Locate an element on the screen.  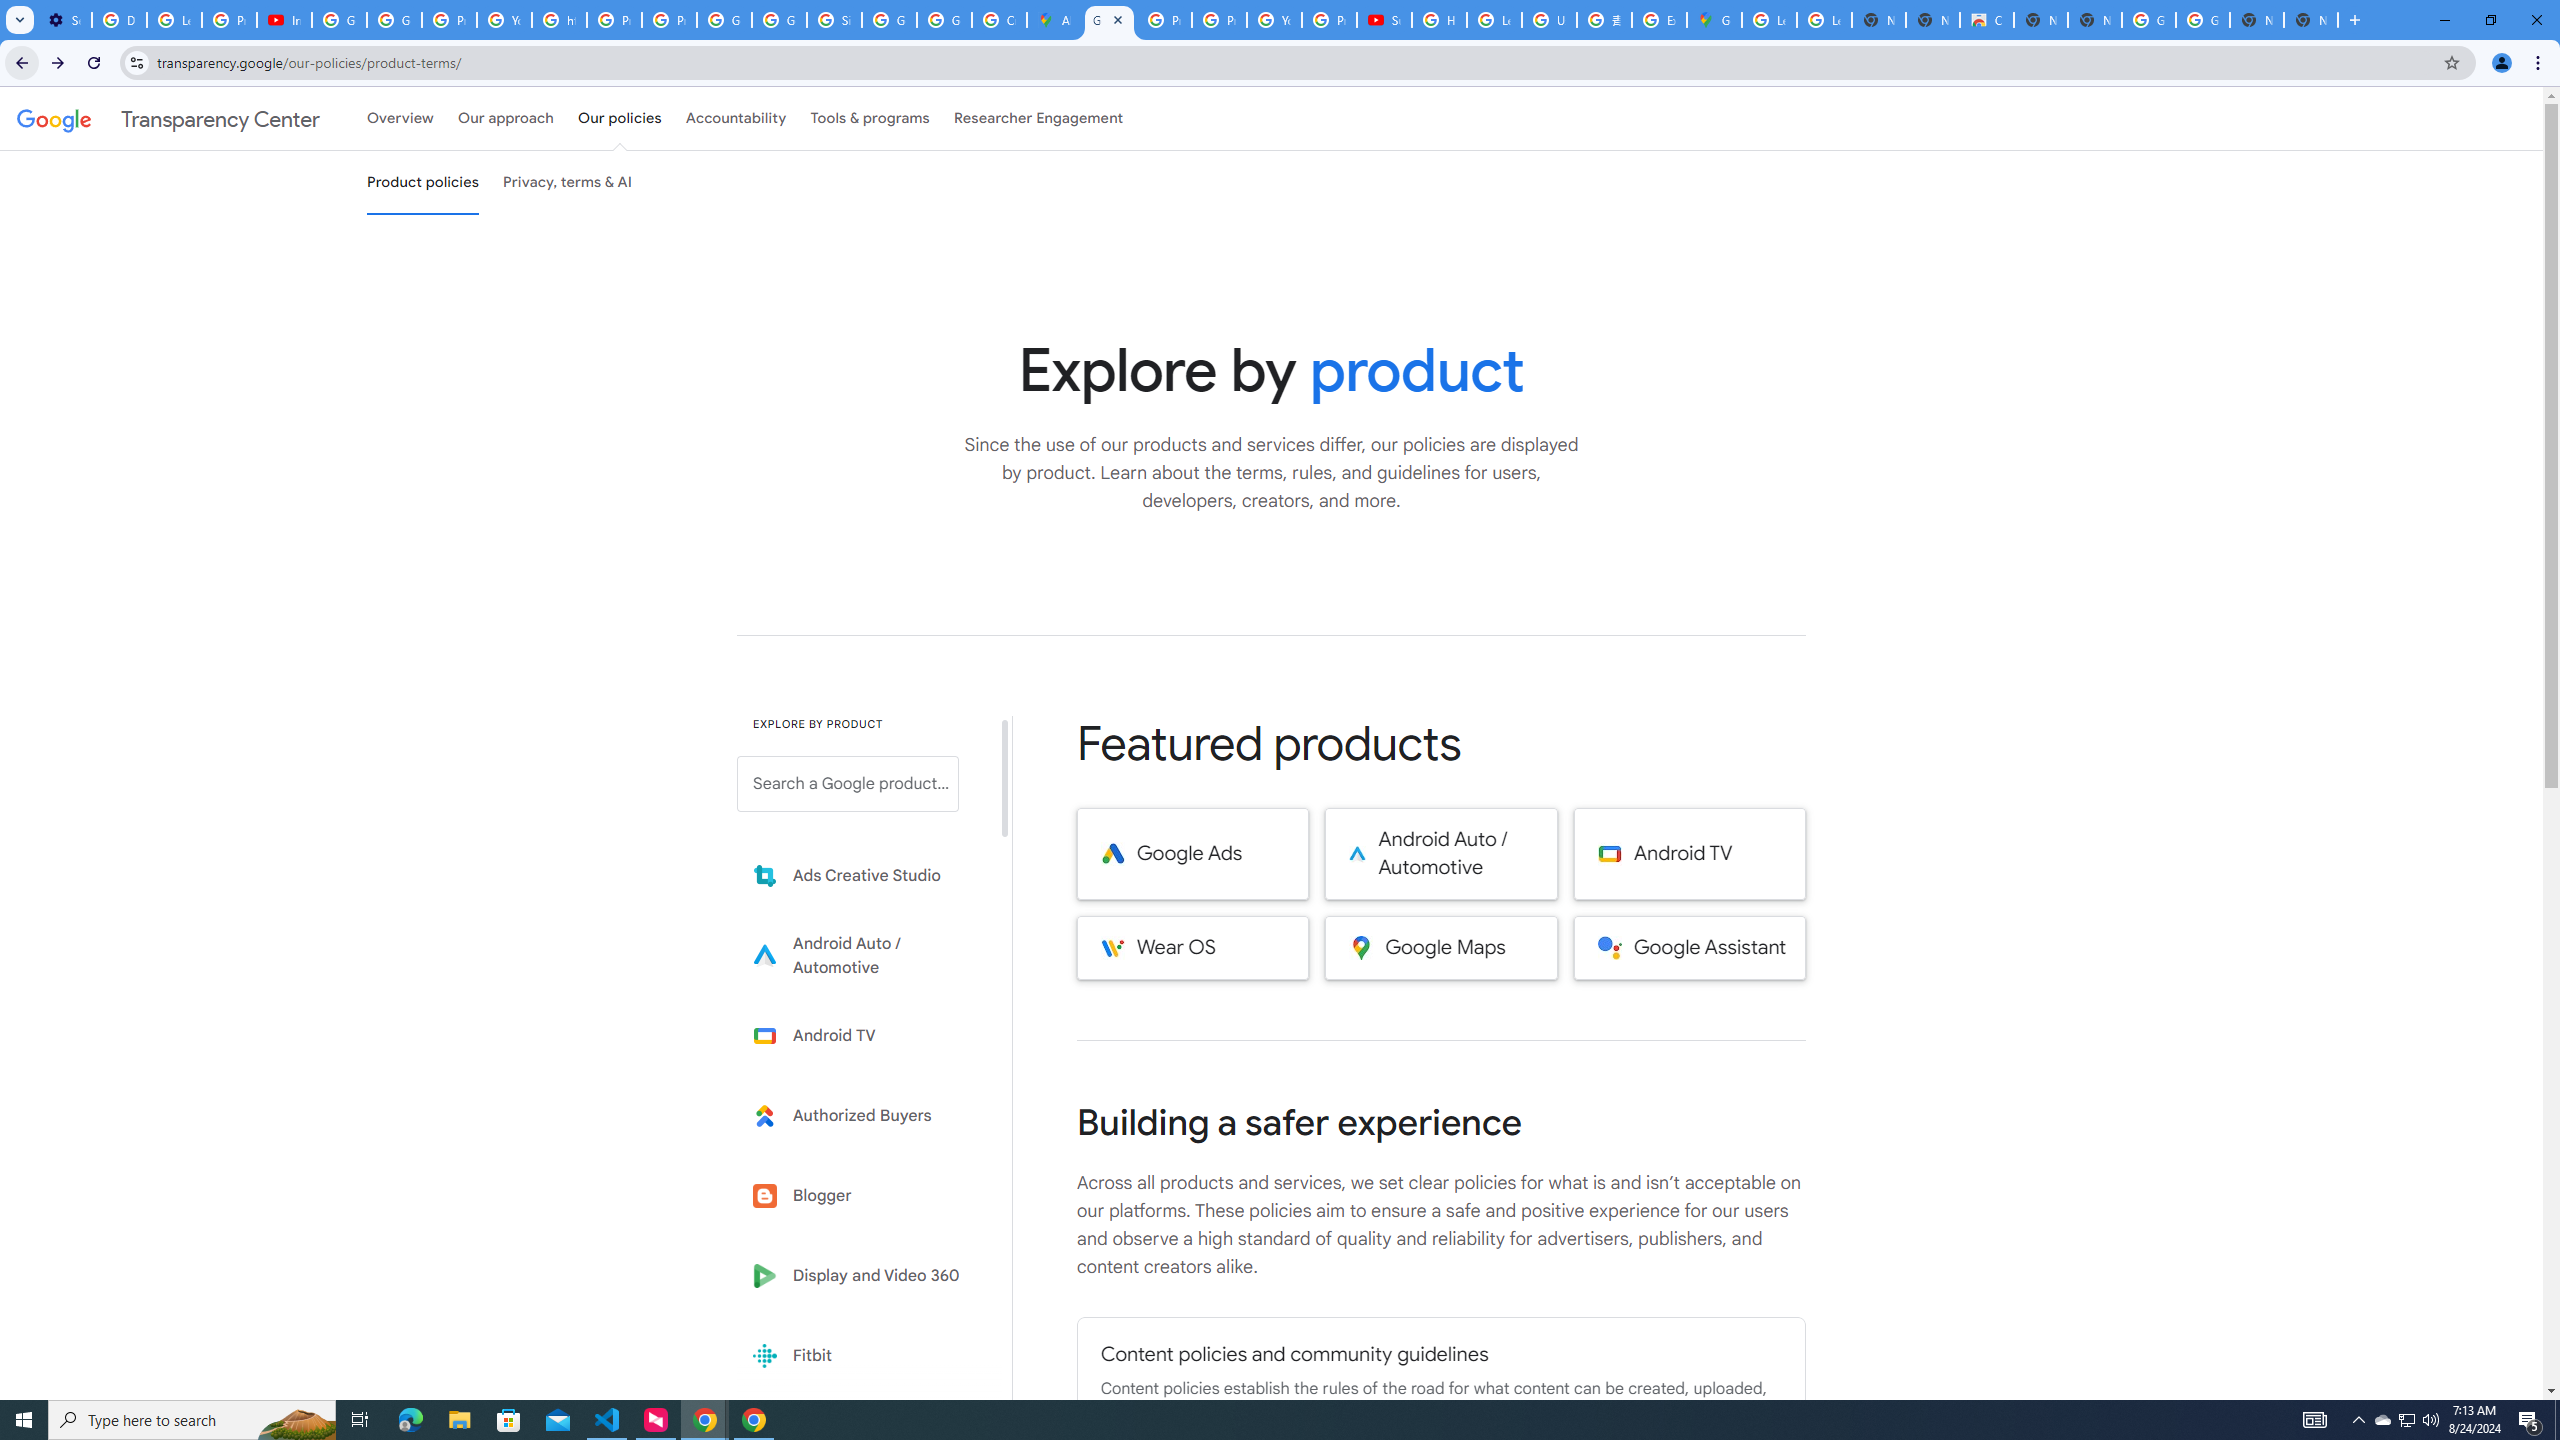
'Google Account Help' is located at coordinates (394, 19).